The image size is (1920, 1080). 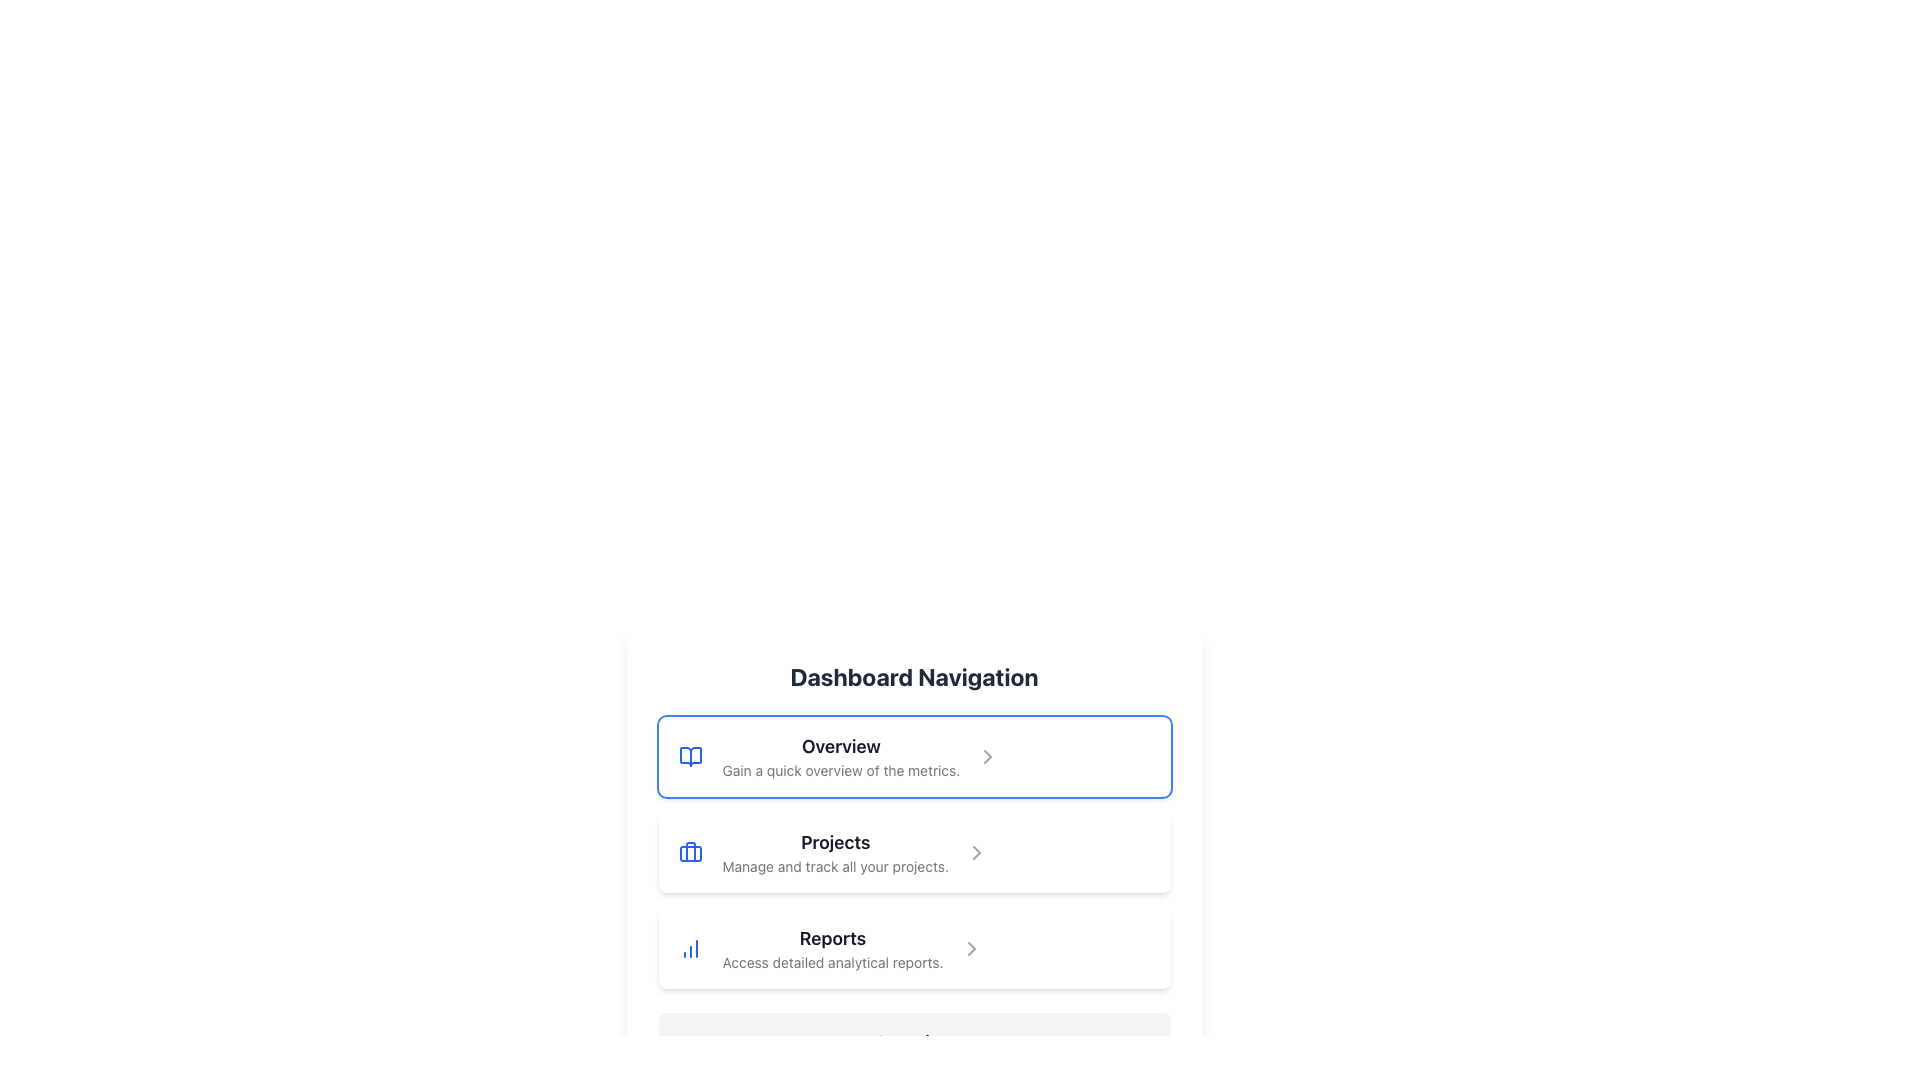 I want to click on the Text Display element that serves as a navigational header for the 'Overview' section, located centrally beneath 'Dashboard Navigation', so click(x=841, y=756).